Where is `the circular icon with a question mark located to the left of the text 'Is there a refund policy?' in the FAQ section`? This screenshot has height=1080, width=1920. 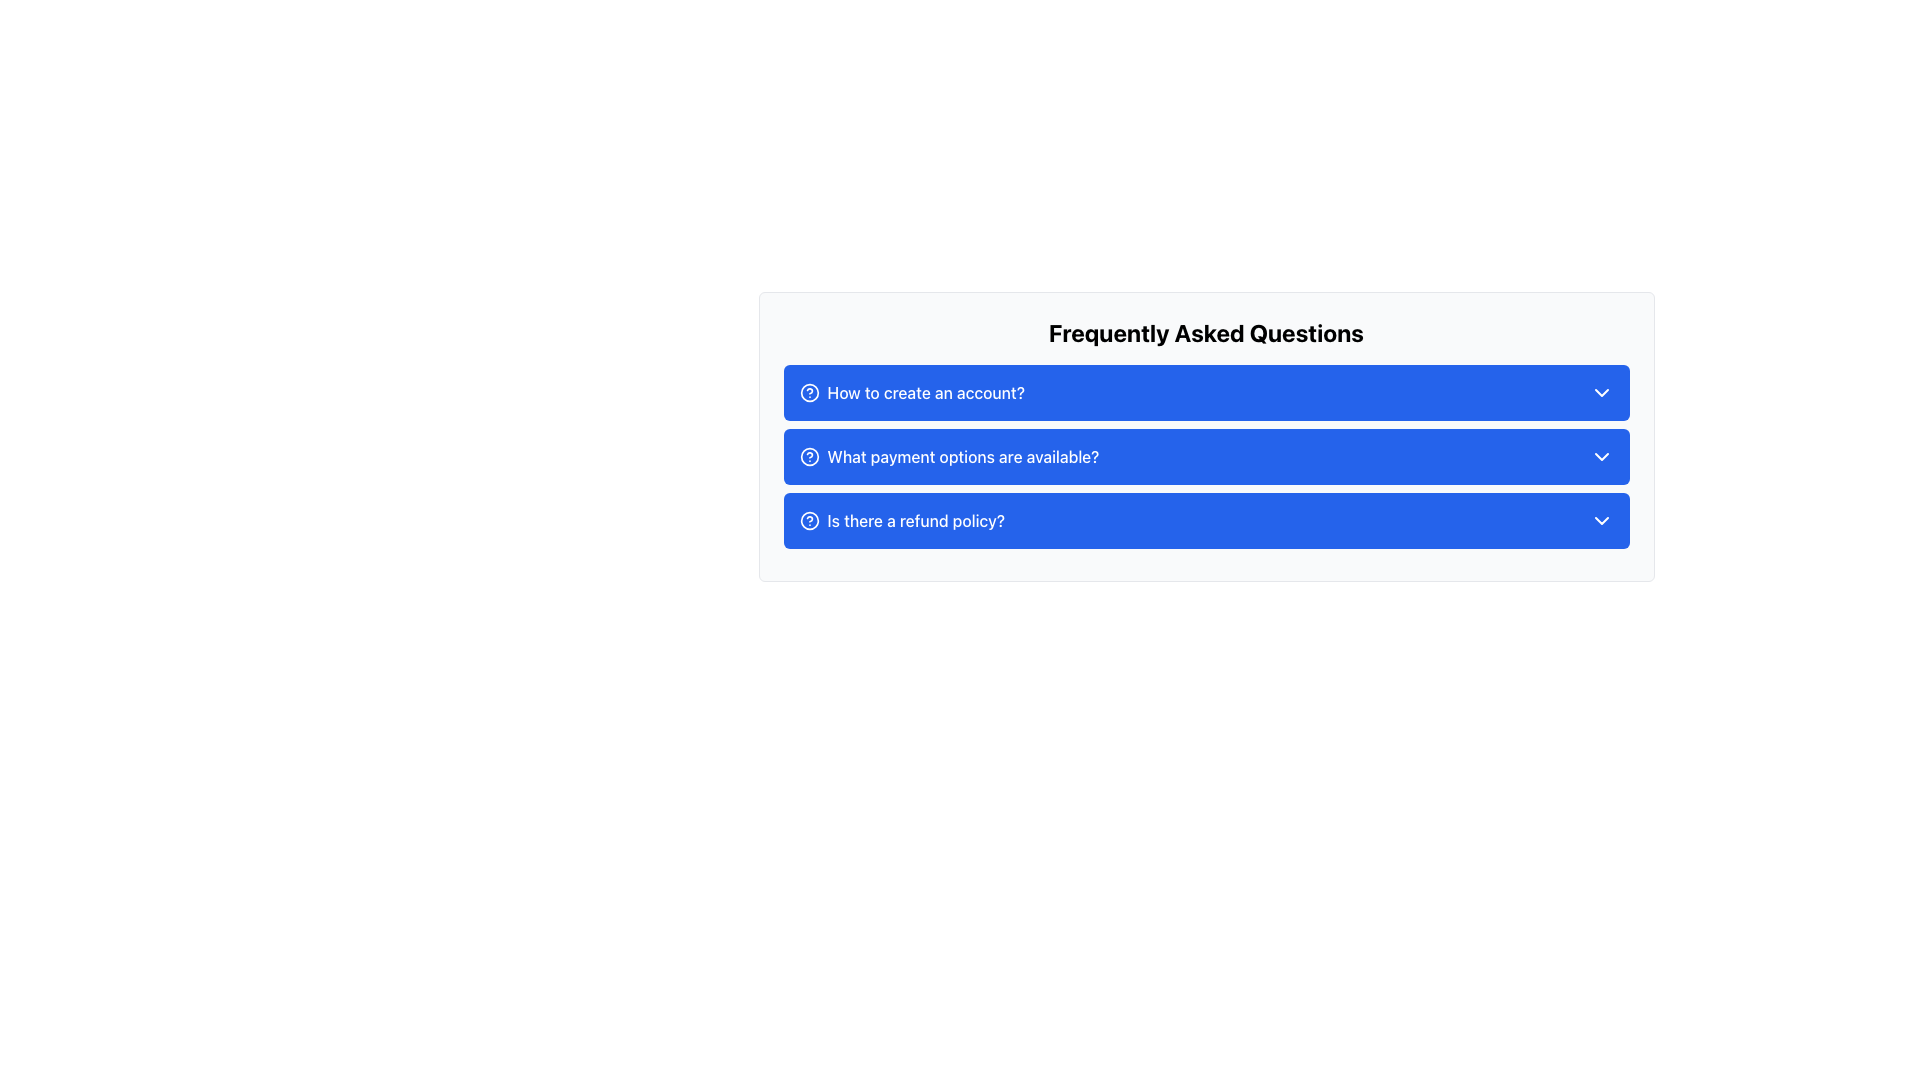
the circular icon with a question mark located to the left of the text 'Is there a refund policy?' in the FAQ section is located at coordinates (809, 519).